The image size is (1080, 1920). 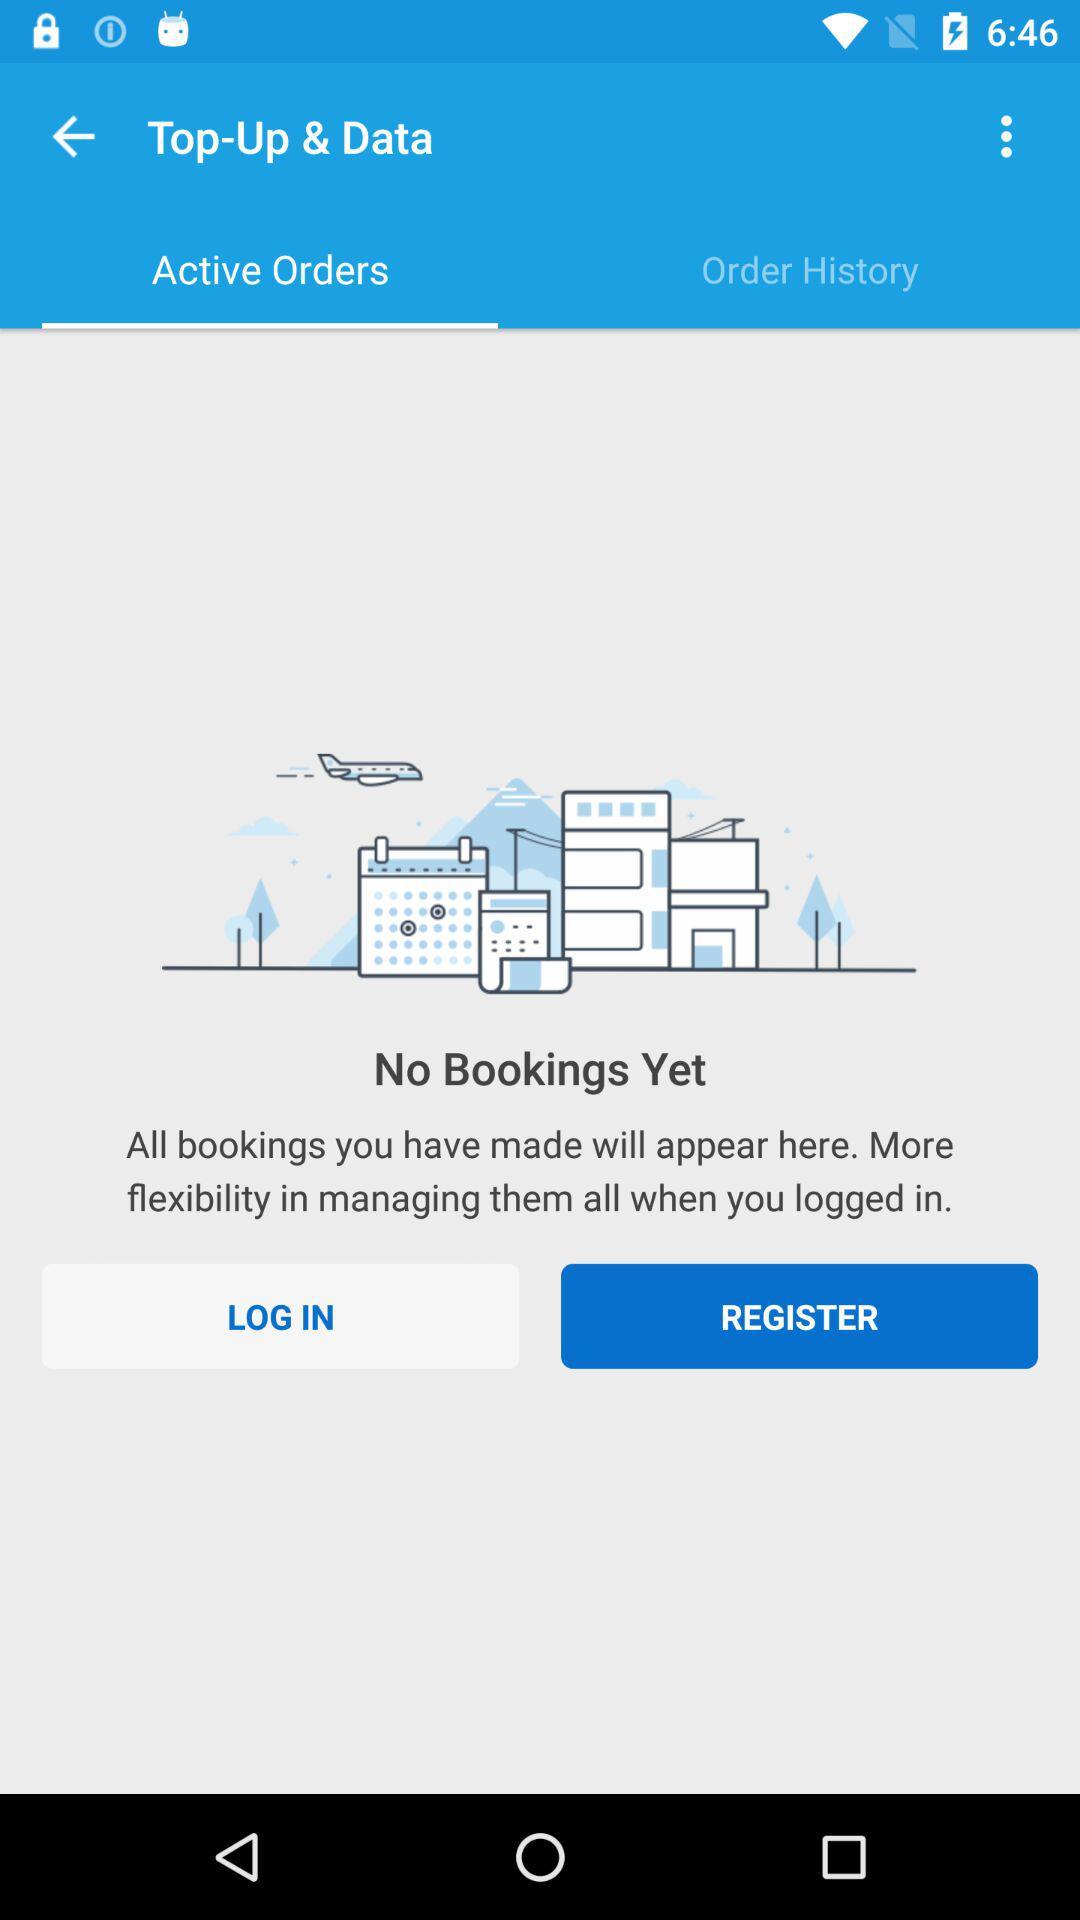 What do you see at coordinates (270, 268) in the screenshot?
I see `the active orders` at bounding box center [270, 268].